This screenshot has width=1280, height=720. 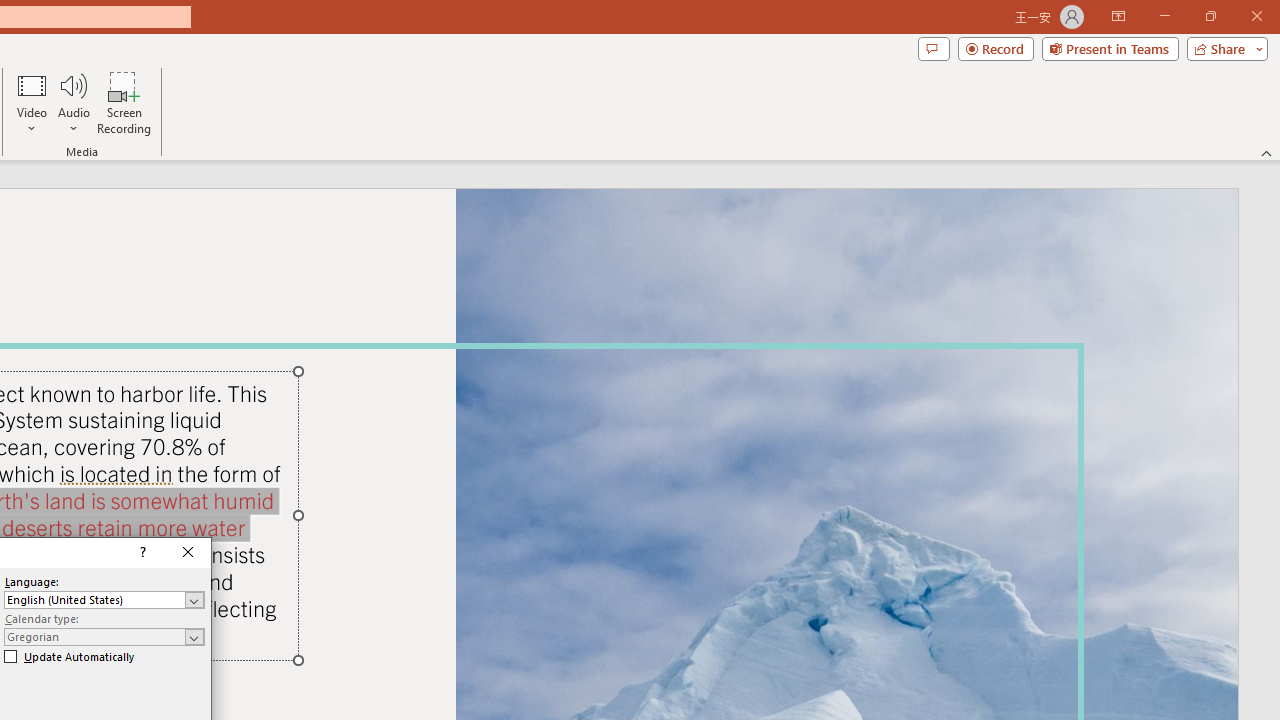 What do you see at coordinates (1109, 47) in the screenshot?
I see `'Present in Teams'` at bounding box center [1109, 47].